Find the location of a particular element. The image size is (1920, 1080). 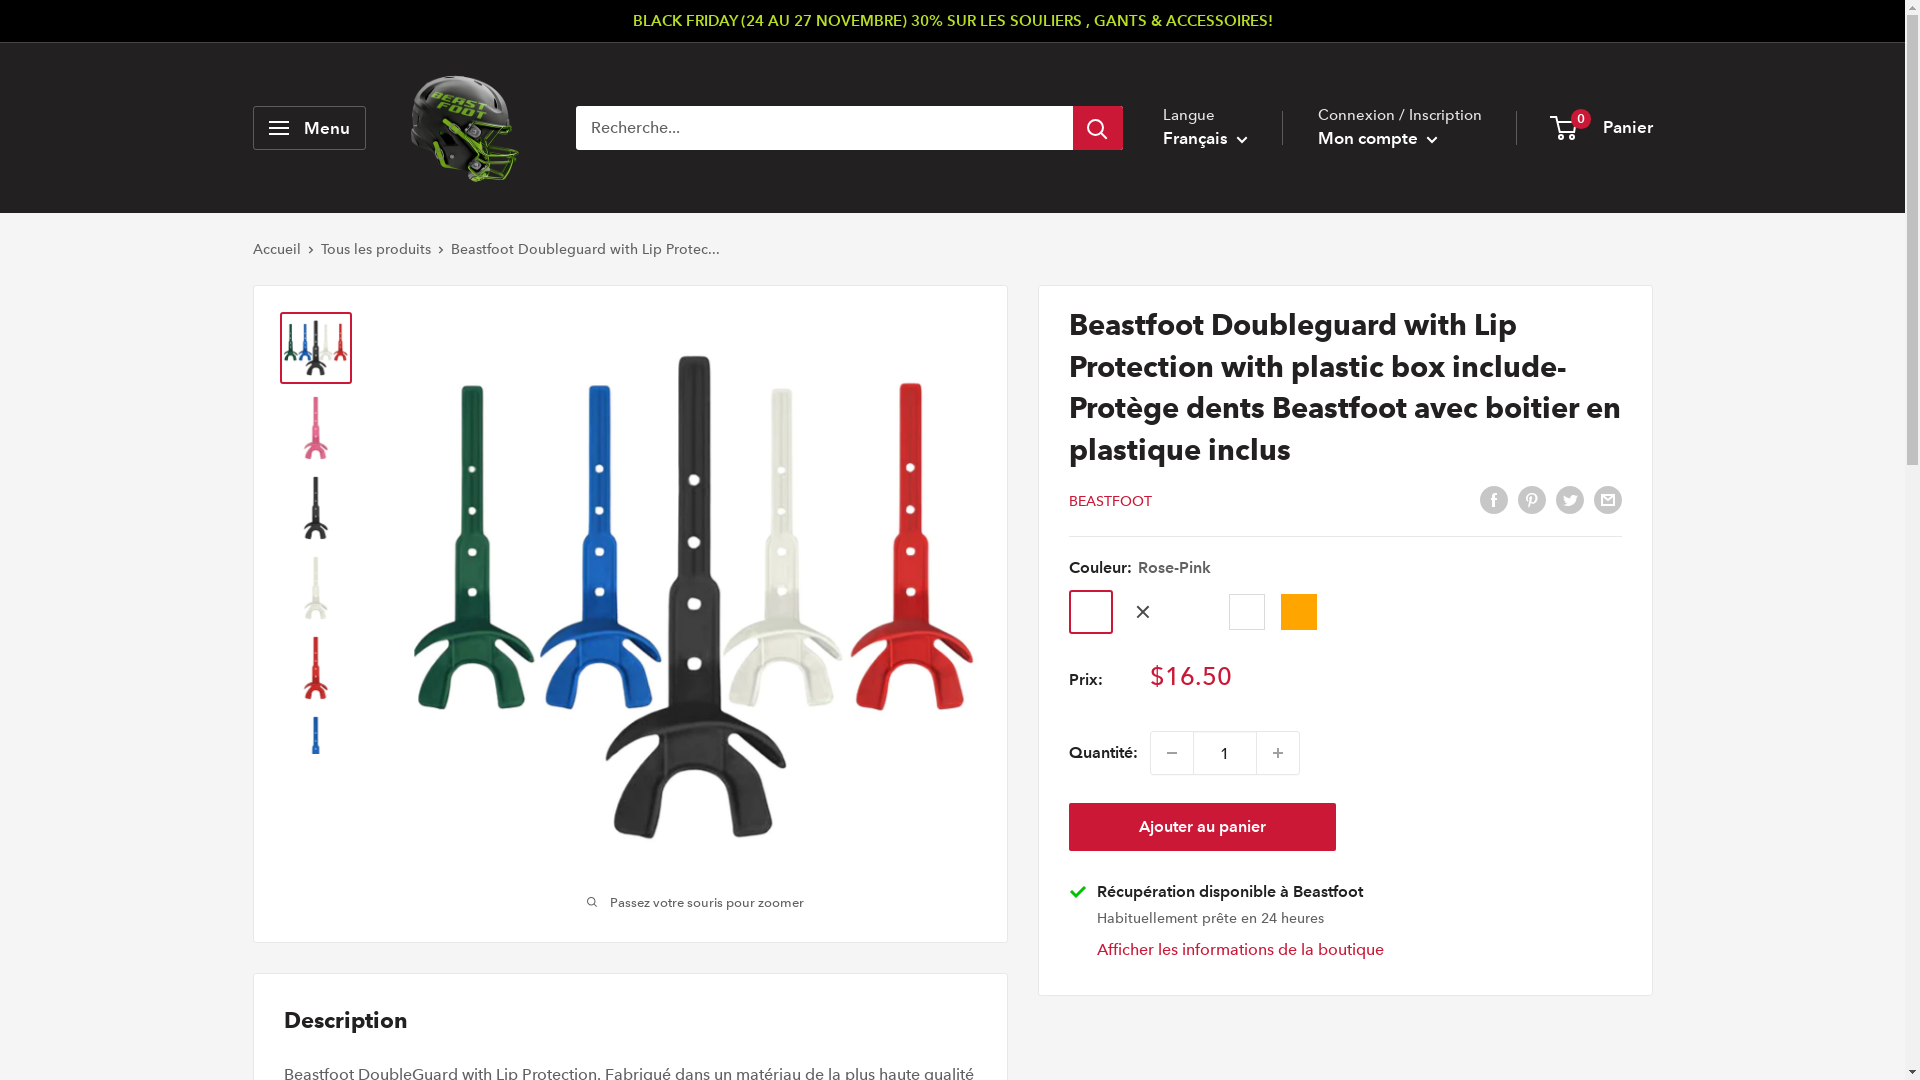

'Mon compte' is located at coordinates (1376, 137).